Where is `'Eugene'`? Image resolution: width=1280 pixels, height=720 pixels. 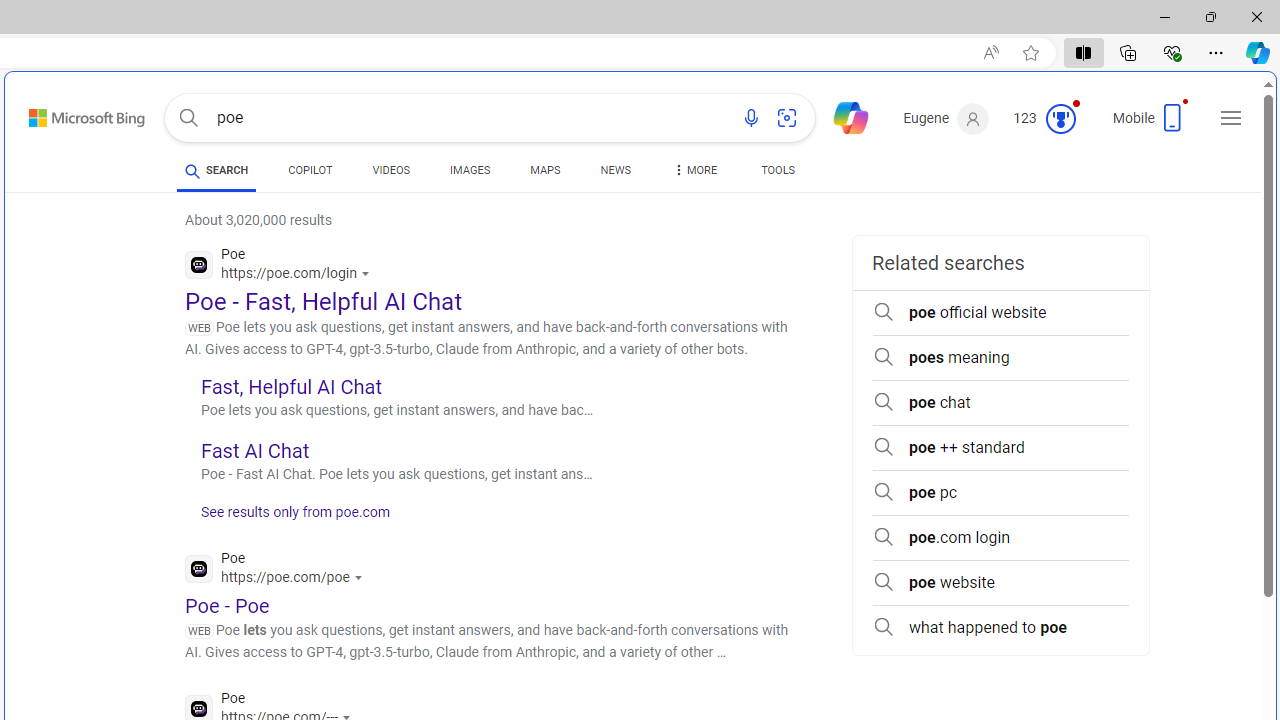
'Eugene' is located at coordinates (944, 119).